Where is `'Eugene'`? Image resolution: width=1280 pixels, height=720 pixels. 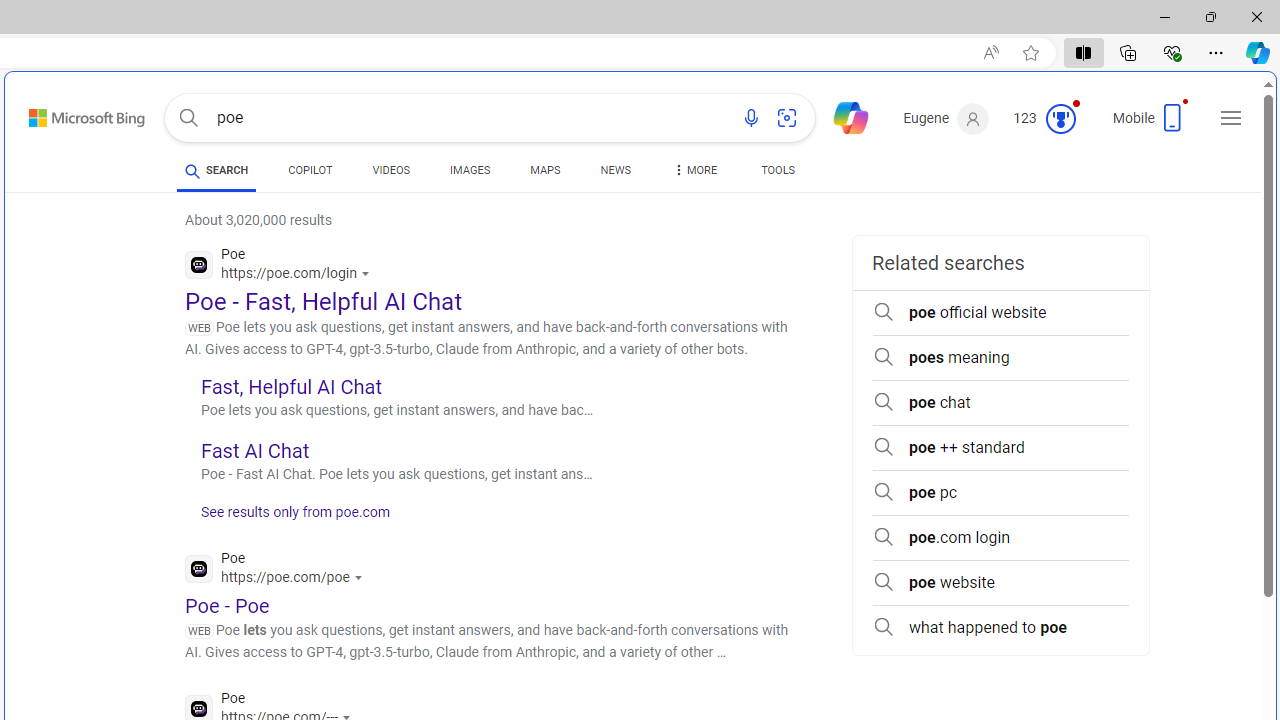
'Eugene' is located at coordinates (944, 119).